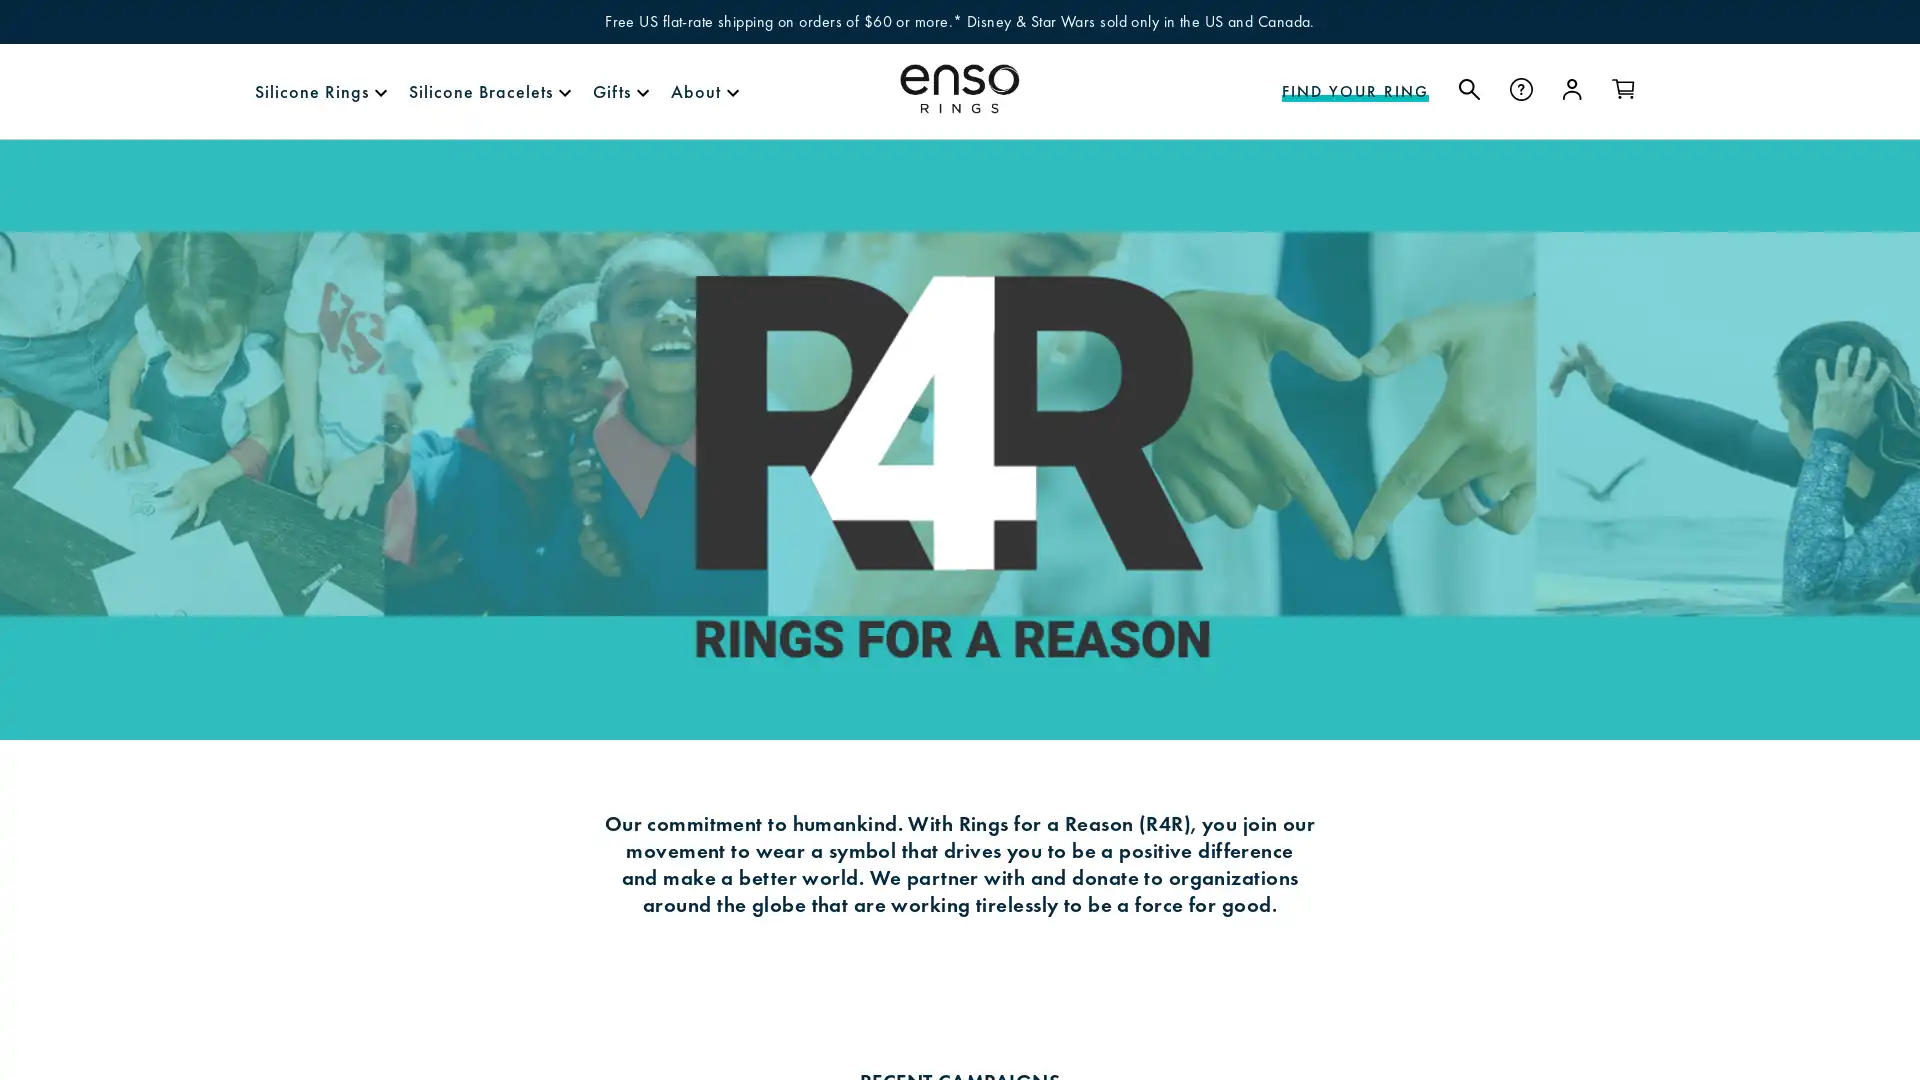 The image size is (1920, 1080). I want to click on Silicone Bracelets, so click(480, 91).